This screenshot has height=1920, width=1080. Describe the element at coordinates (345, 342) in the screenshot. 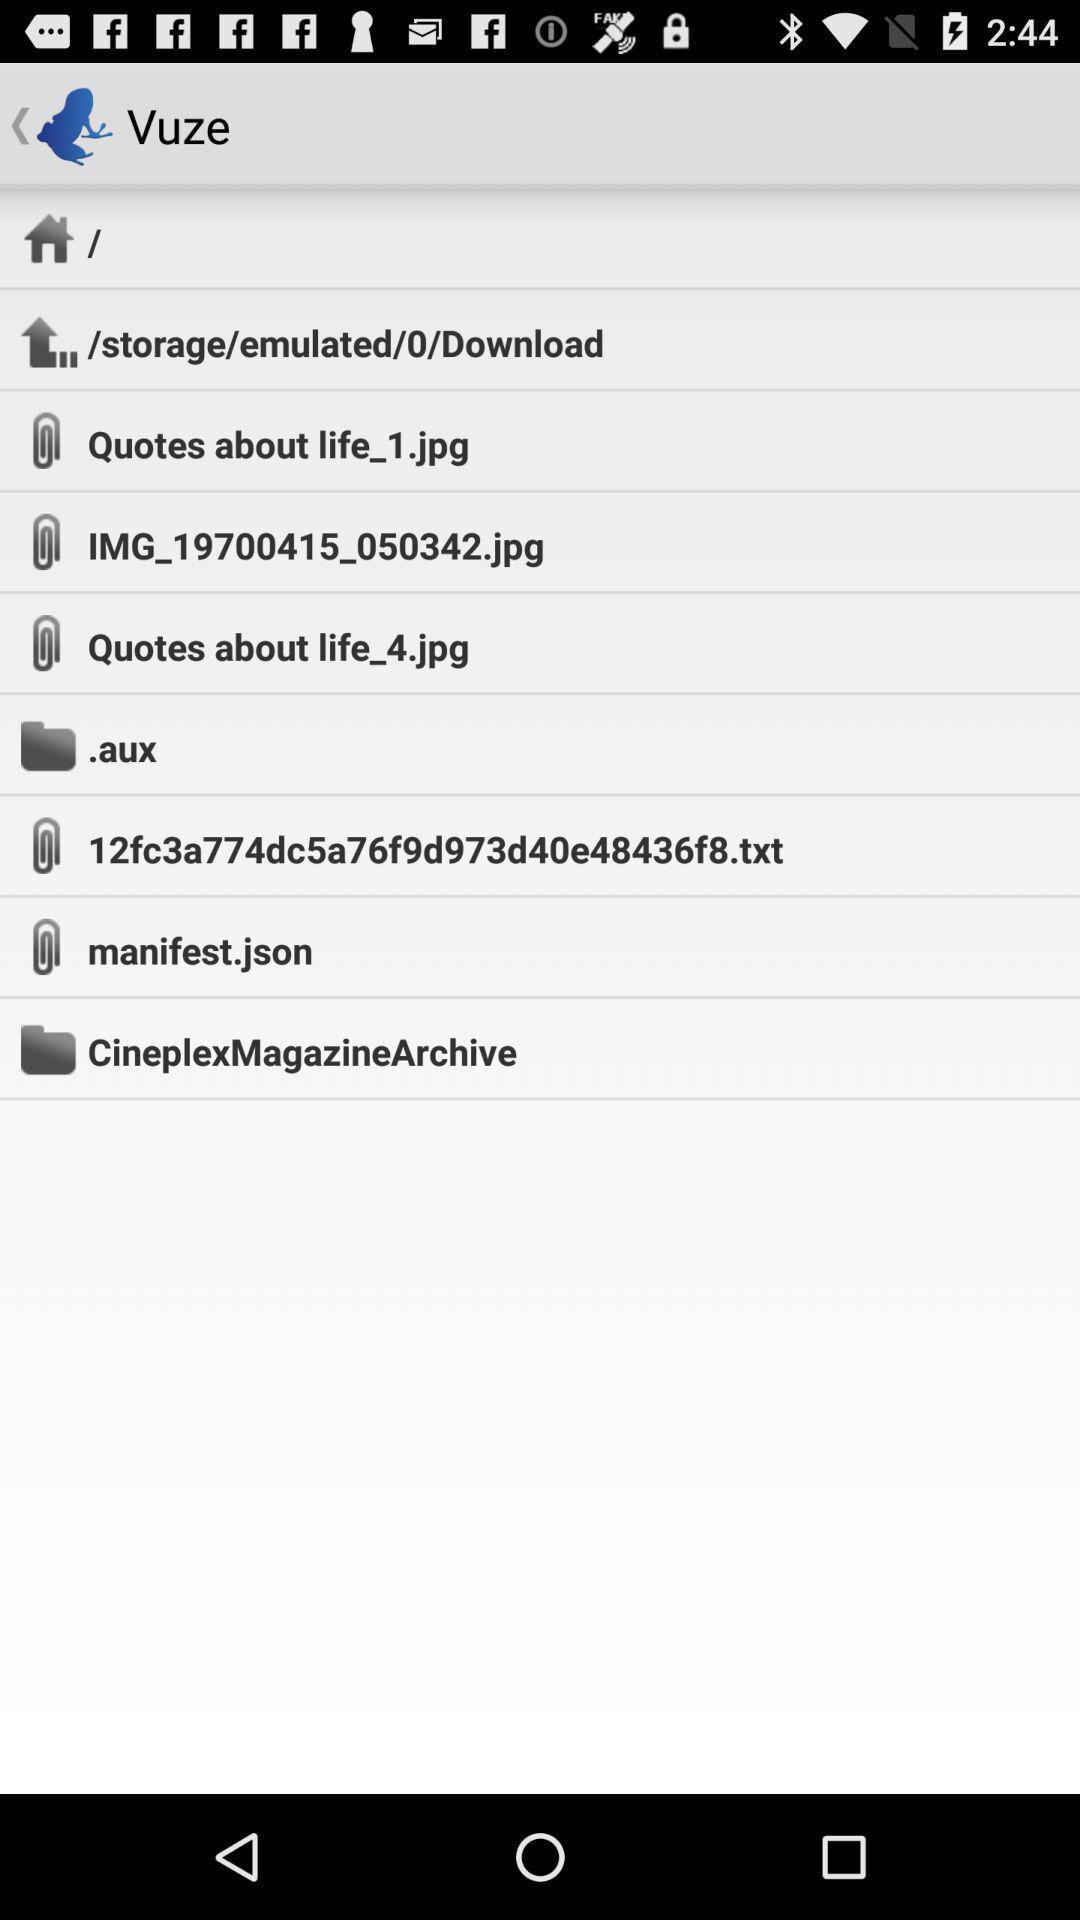

I see `storage emulated 0 icon` at that location.